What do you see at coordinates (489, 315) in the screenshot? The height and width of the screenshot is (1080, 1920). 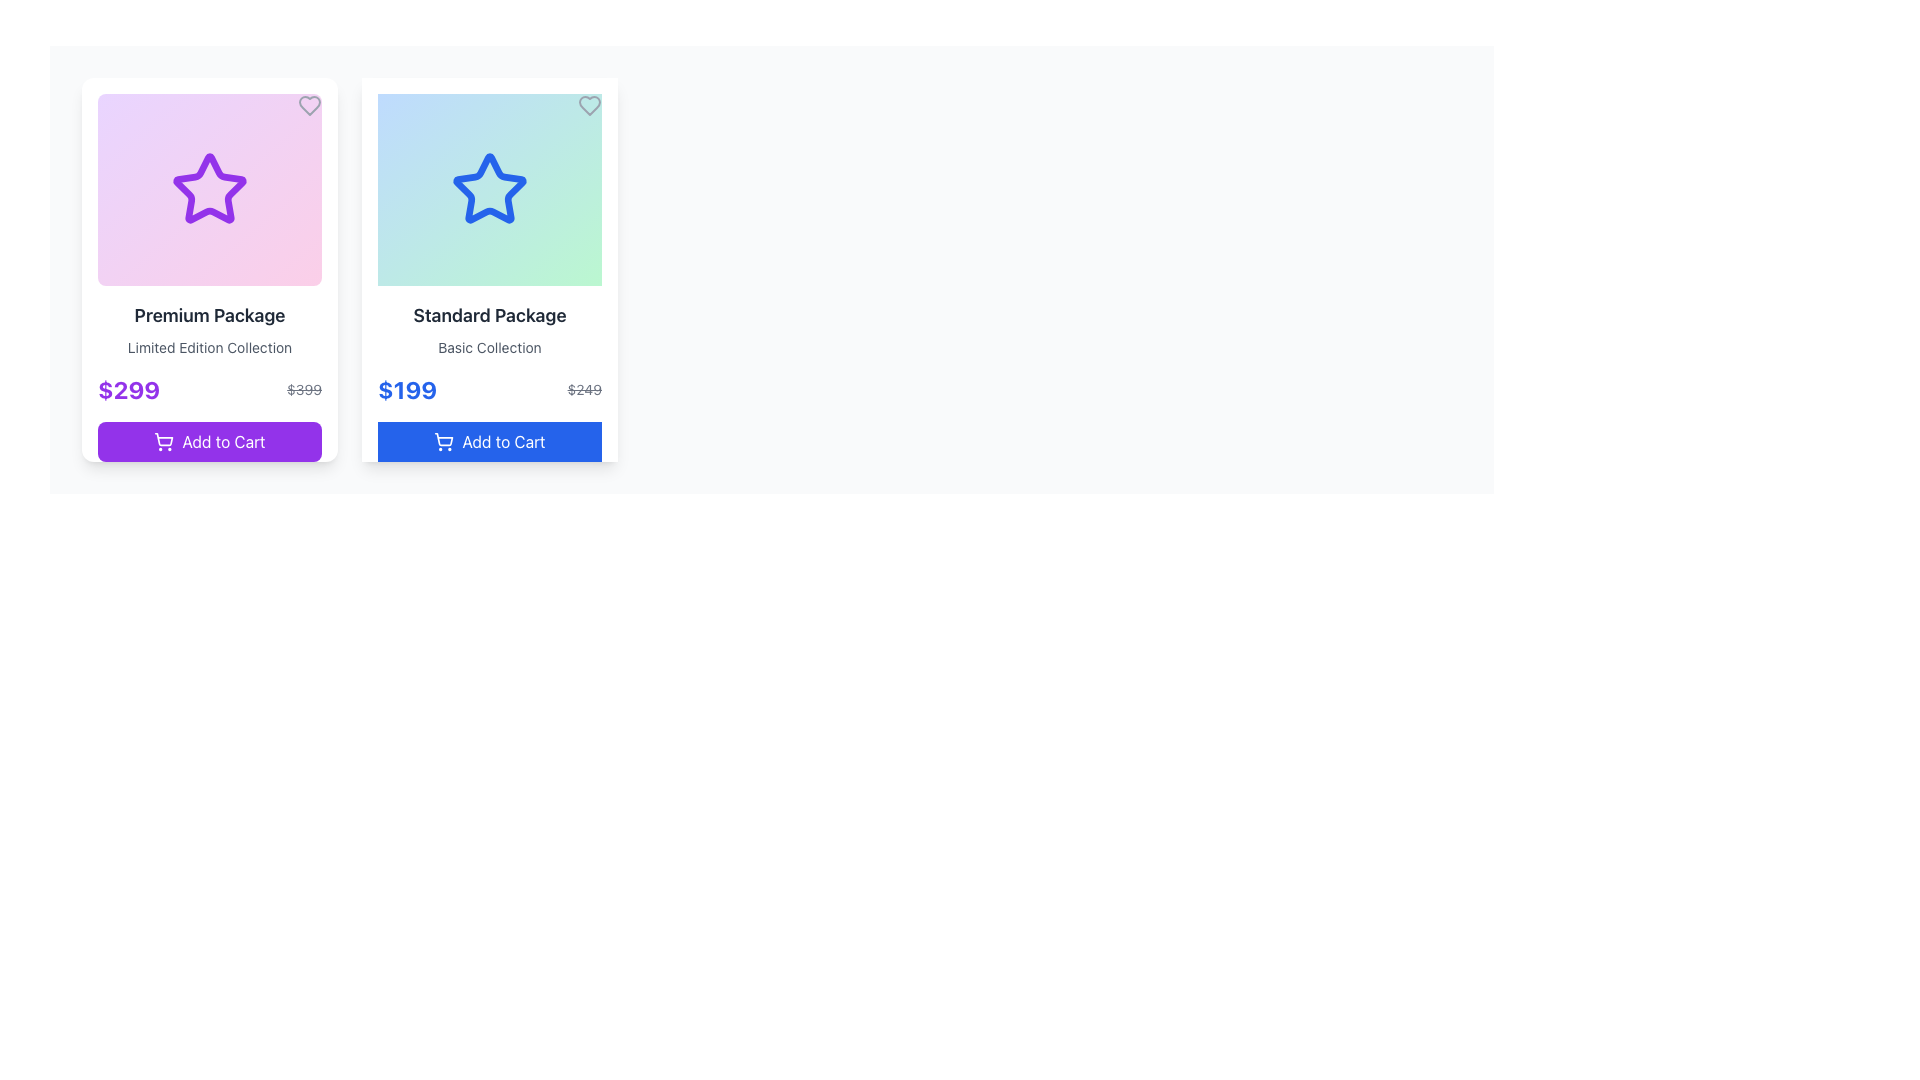 I see `the textual label displaying 'Standard Package', which is styled in large, bold black font and is located in a card layout, positioned below the star icon and above the 'Basic Collection' description text` at bounding box center [489, 315].